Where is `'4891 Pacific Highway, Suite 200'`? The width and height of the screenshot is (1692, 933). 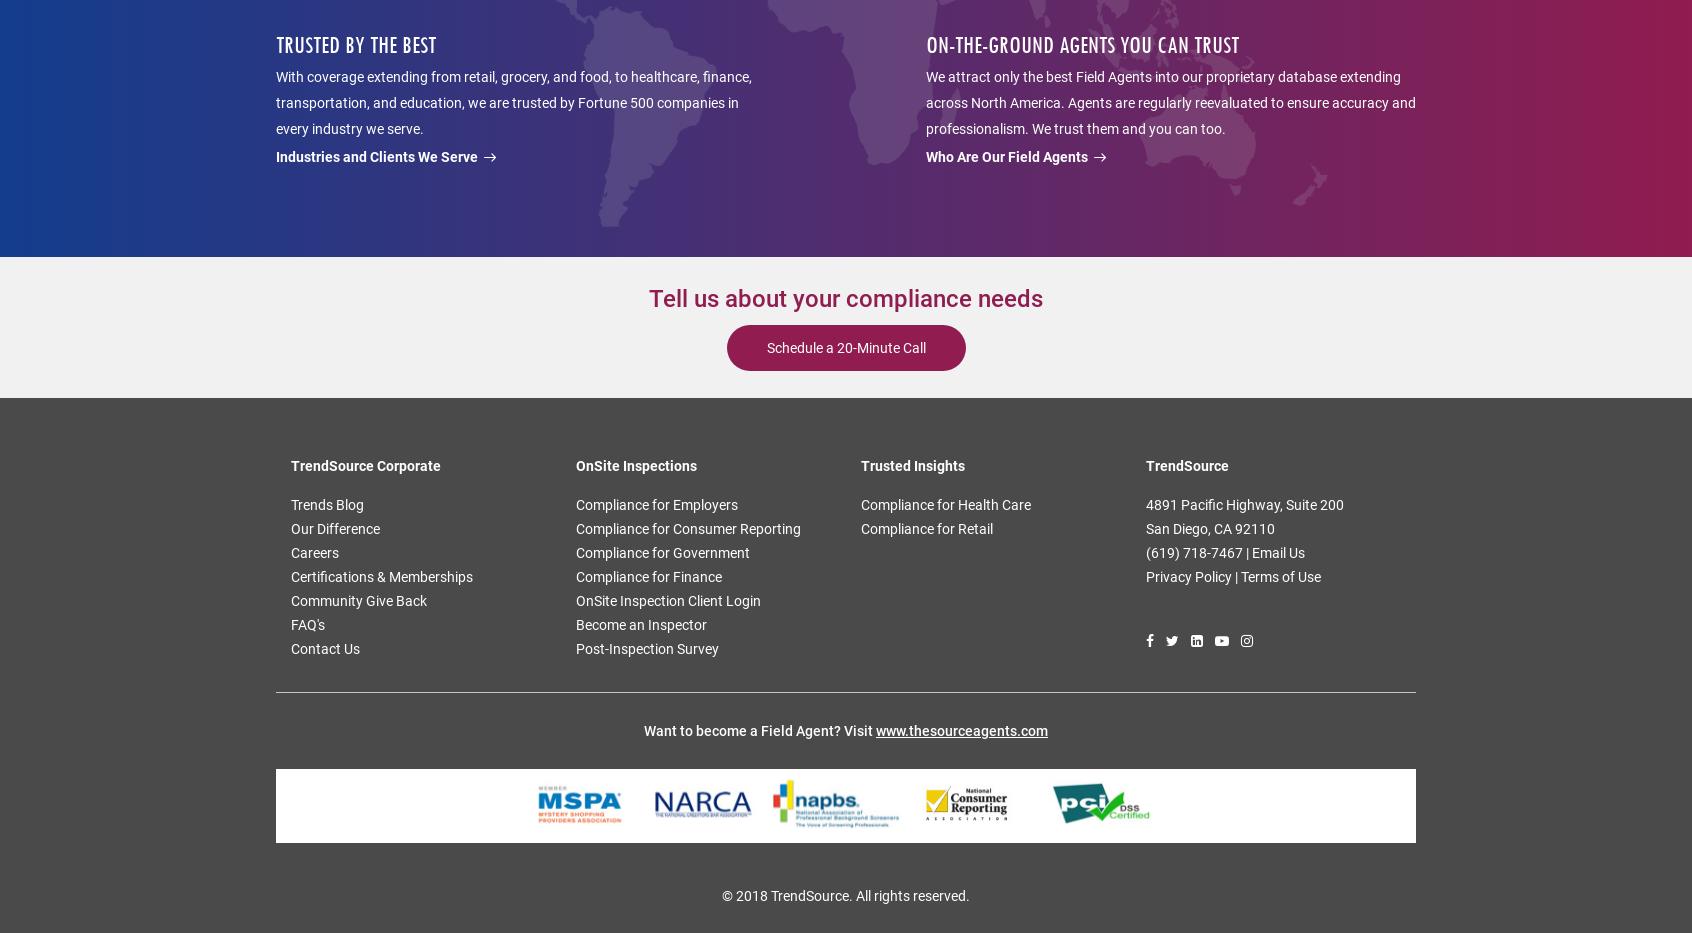
'4891 Pacific Highway, Suite 200' is located at coordinates (1144, 505).